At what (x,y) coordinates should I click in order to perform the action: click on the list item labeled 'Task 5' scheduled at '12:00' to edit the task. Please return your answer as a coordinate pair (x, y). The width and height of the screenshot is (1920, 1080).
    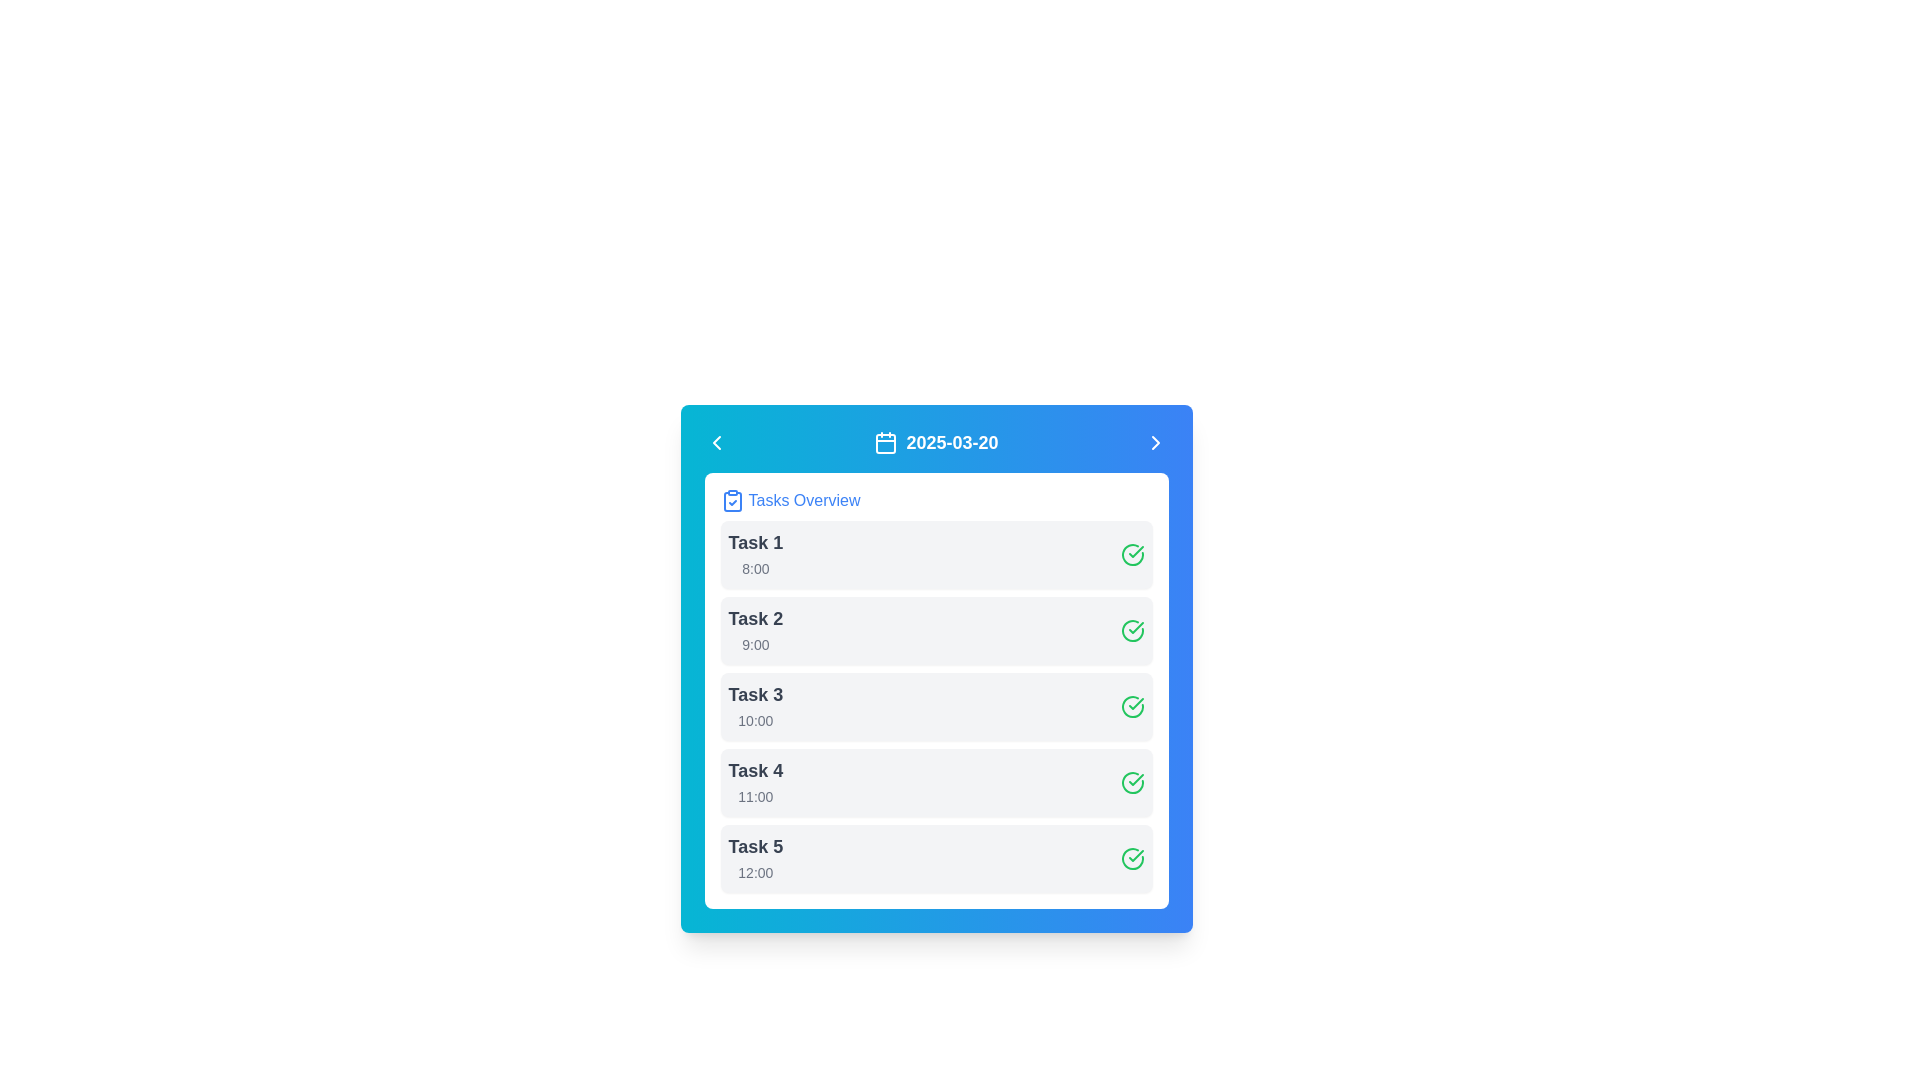
    Looking at the image, I should click on (935, 858).